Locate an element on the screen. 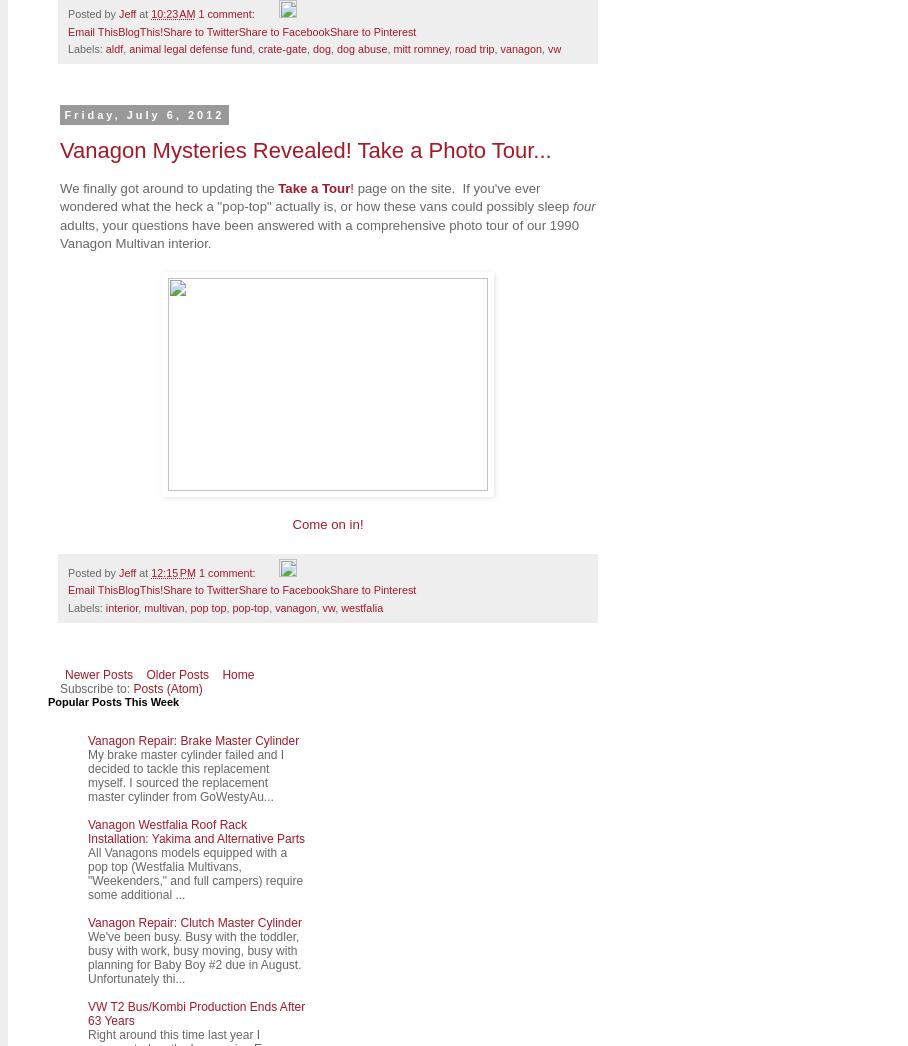 This screenshot has width=908, height=1046. 'We finally got around to updating the' is located at coordinates (167, 187).